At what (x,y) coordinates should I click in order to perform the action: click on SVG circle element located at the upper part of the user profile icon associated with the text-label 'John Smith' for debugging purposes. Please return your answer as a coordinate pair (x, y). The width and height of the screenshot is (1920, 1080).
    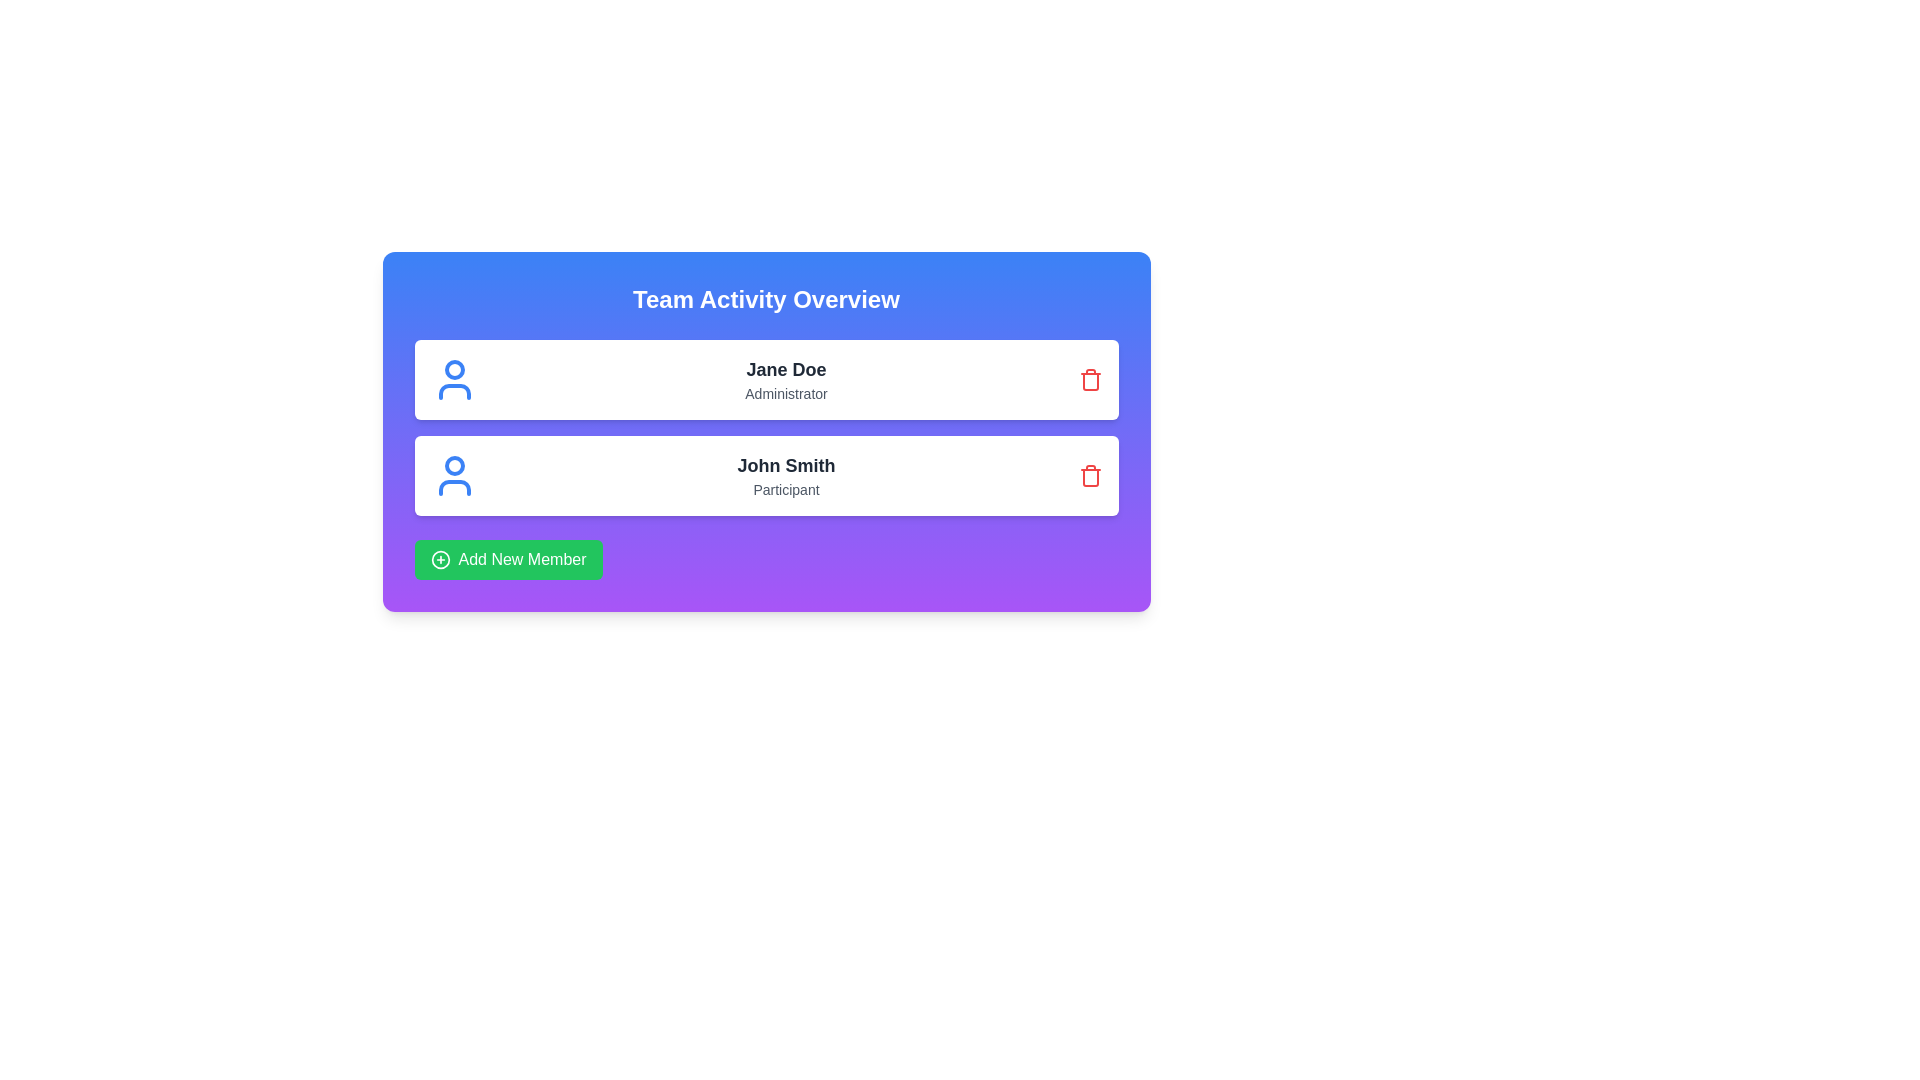
    Looking at the image, I should click on (453, 466).